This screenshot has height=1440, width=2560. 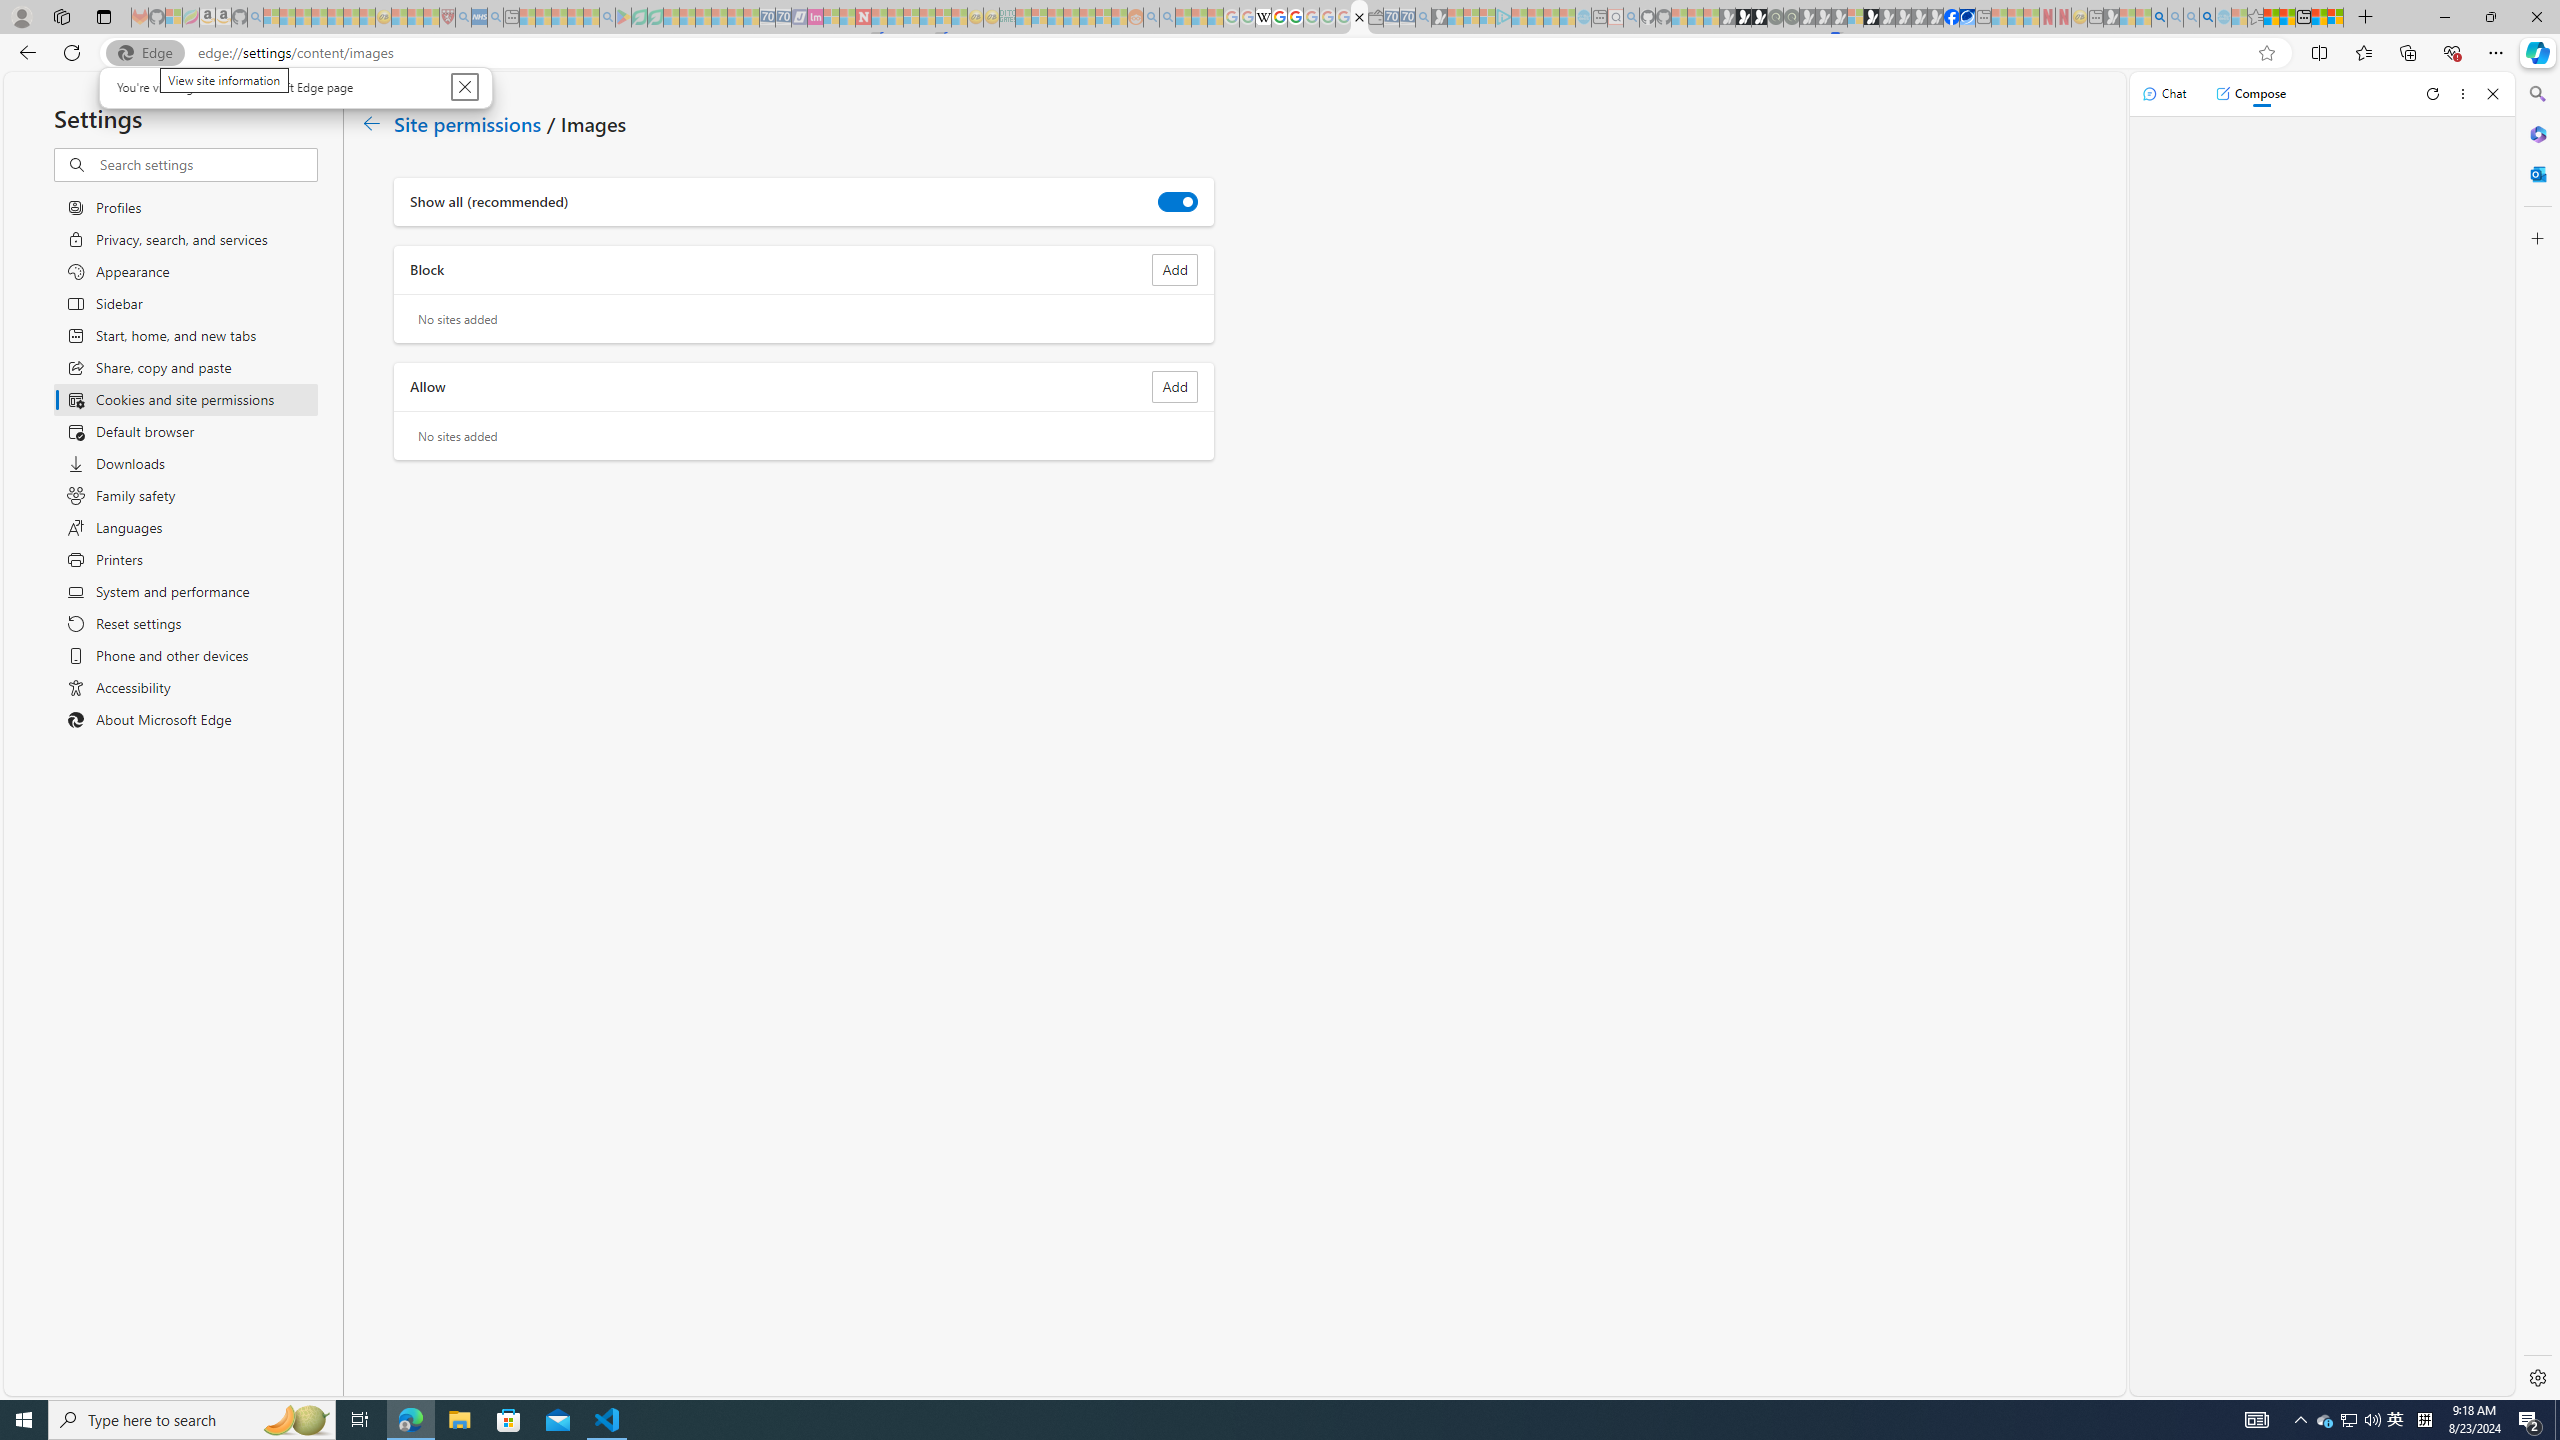 What do you see at coordinates (2286, 16) in the screenshot?
I see `'Aberdeen, Hong Kong SAR weather forecast | Microsoft Weather'` at bounding box center [2286, 16].